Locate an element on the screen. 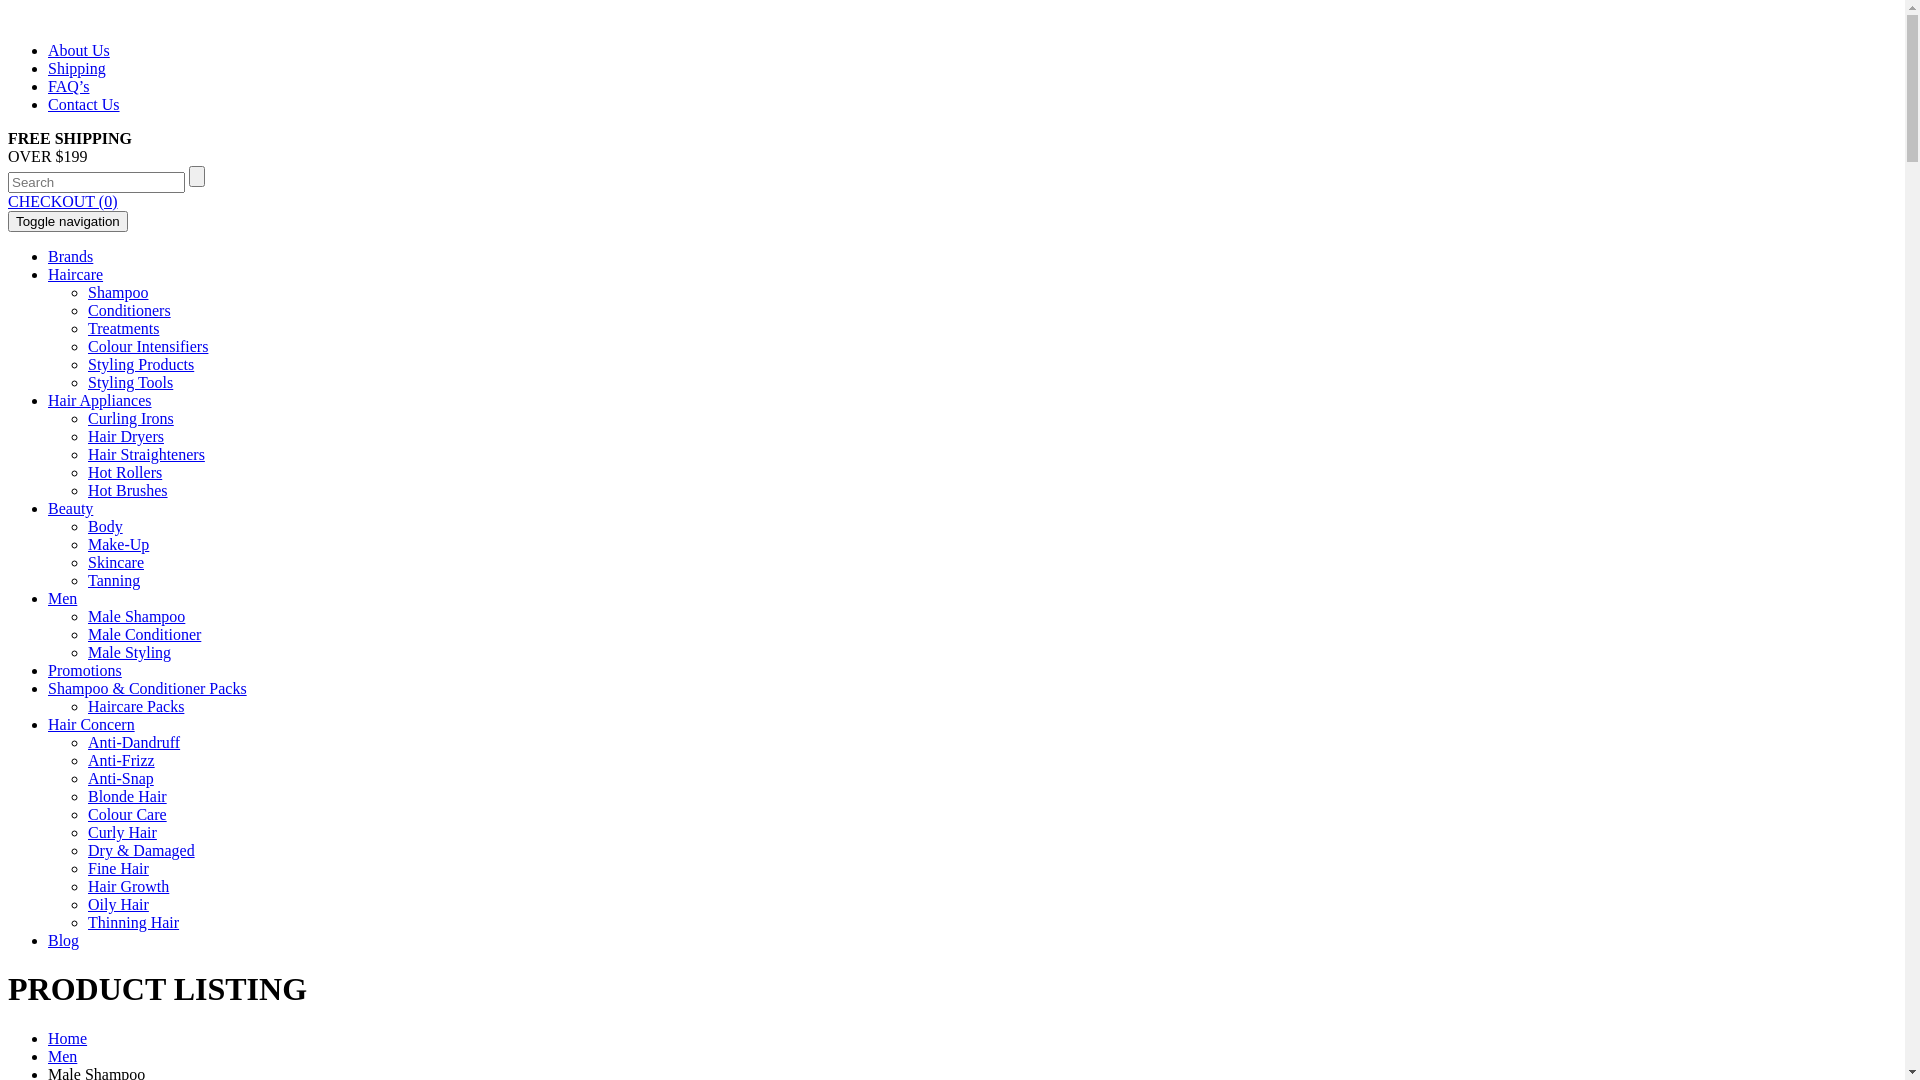 This screenshot has height=1080, width=1920. 'Promotions' is located at coordinates (48, 670).